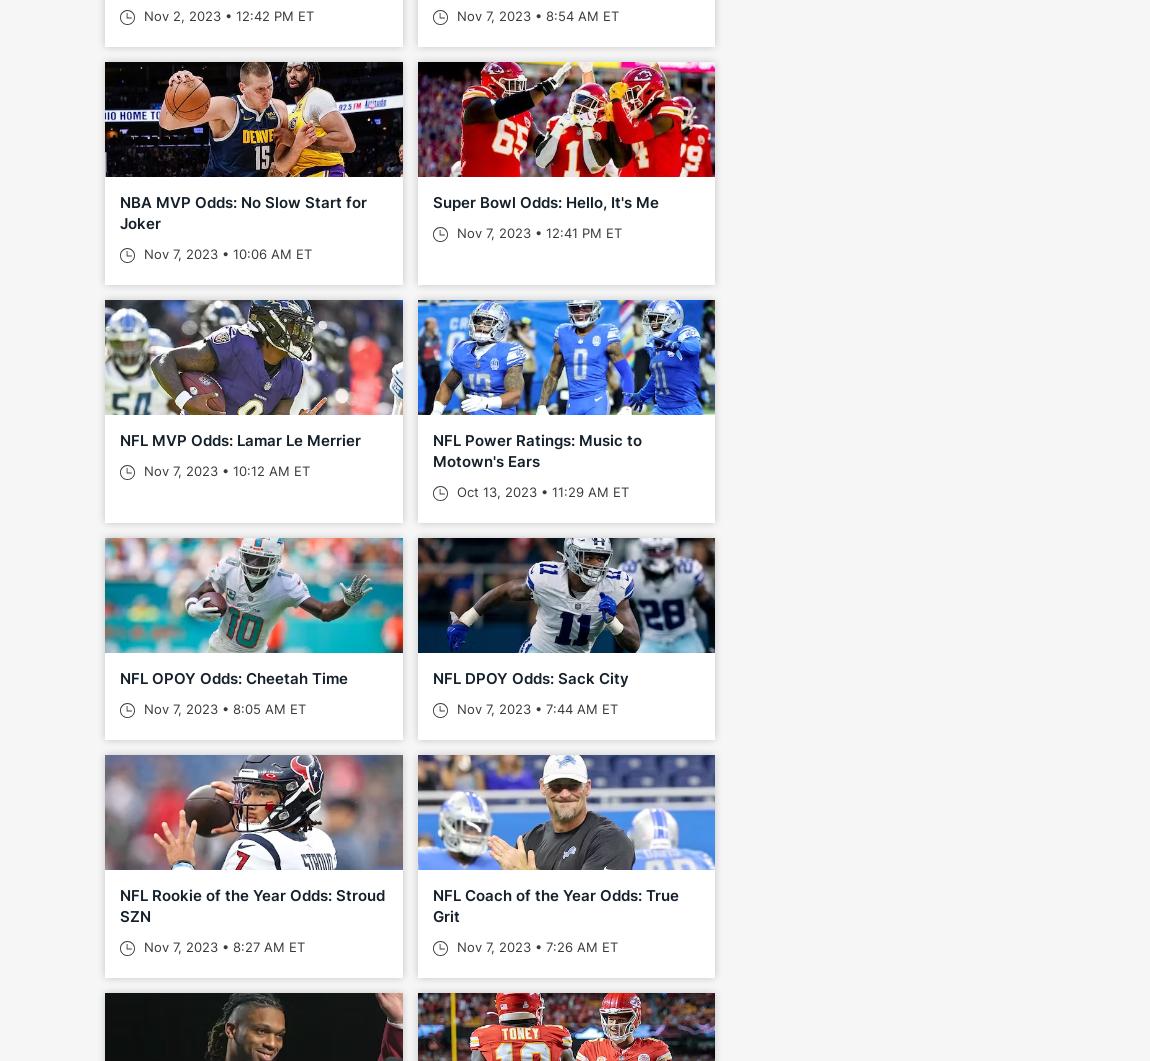  I want to click on 'Nov 7, 2023 • 12:41 PM ET', so click(536, 231).